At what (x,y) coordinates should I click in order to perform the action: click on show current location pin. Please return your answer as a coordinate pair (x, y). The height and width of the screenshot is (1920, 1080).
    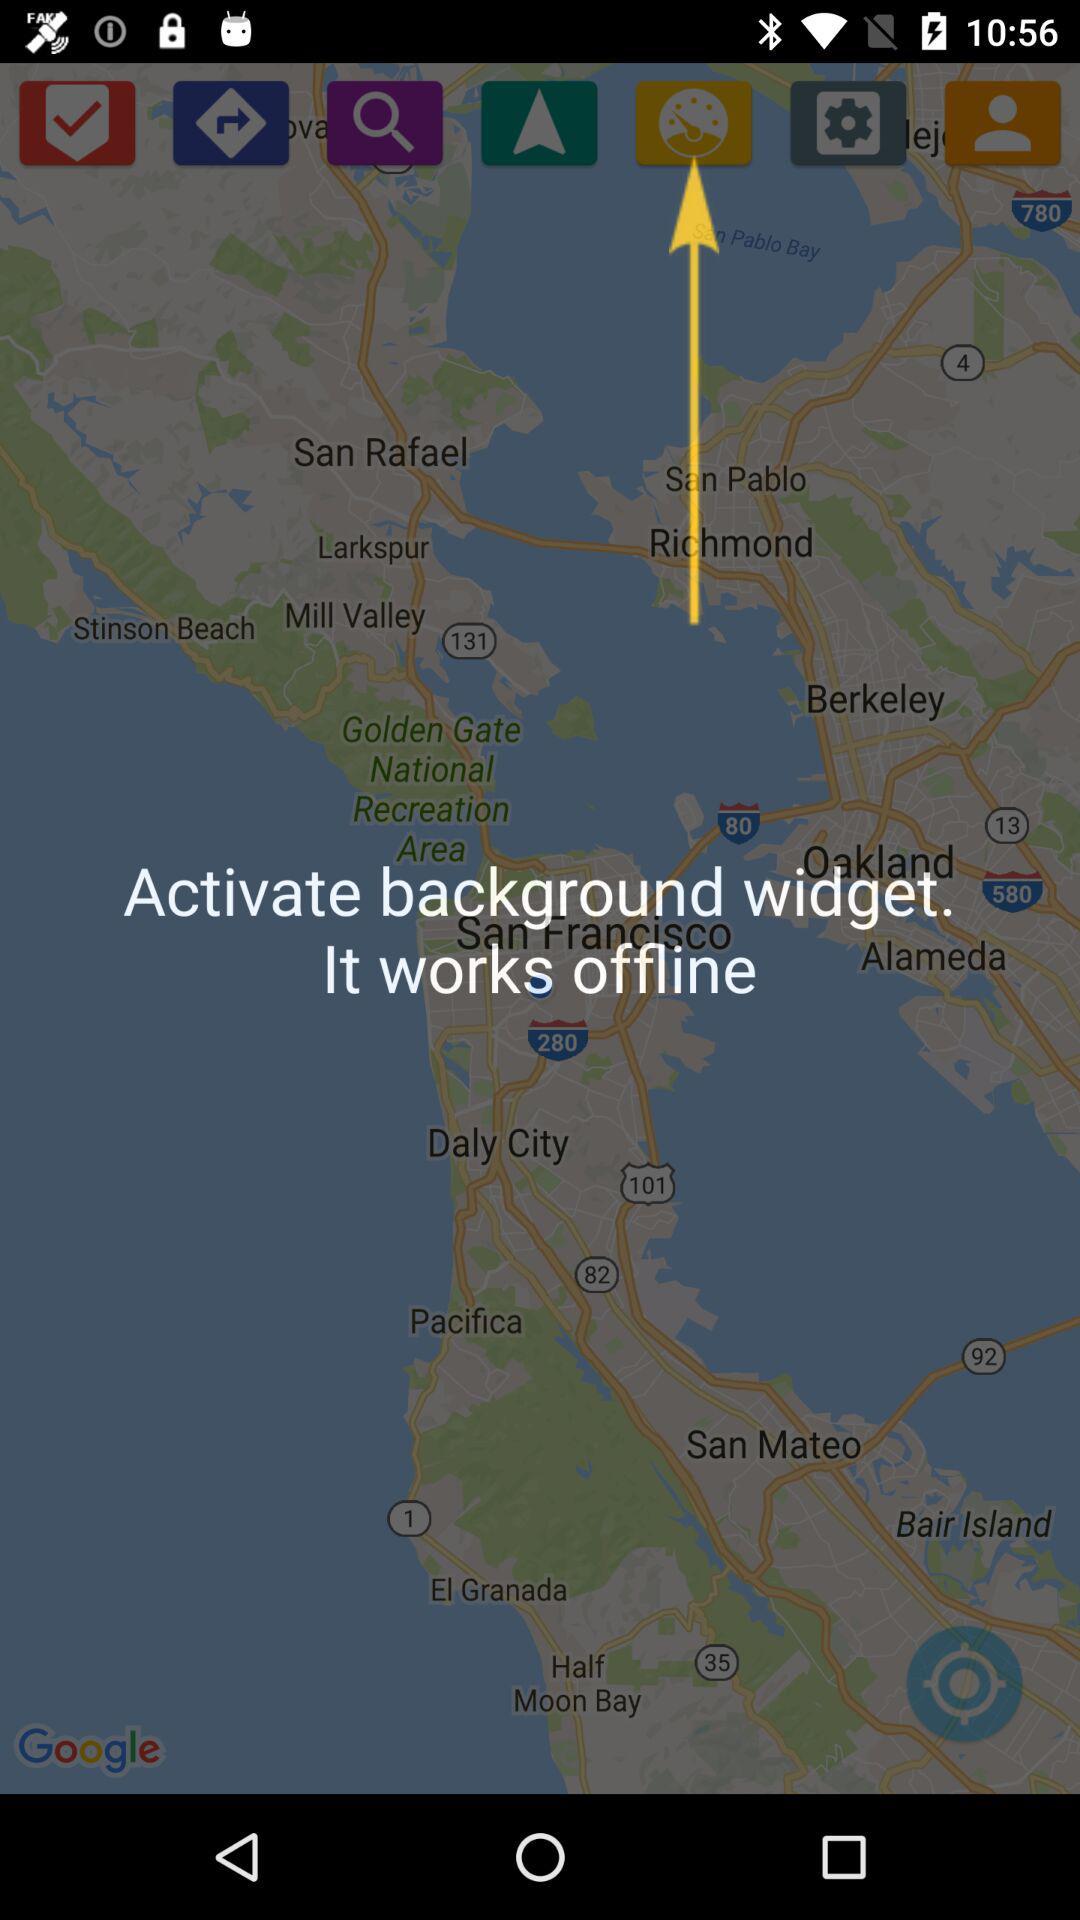
    Looking at the image, I should click on (538, 121).